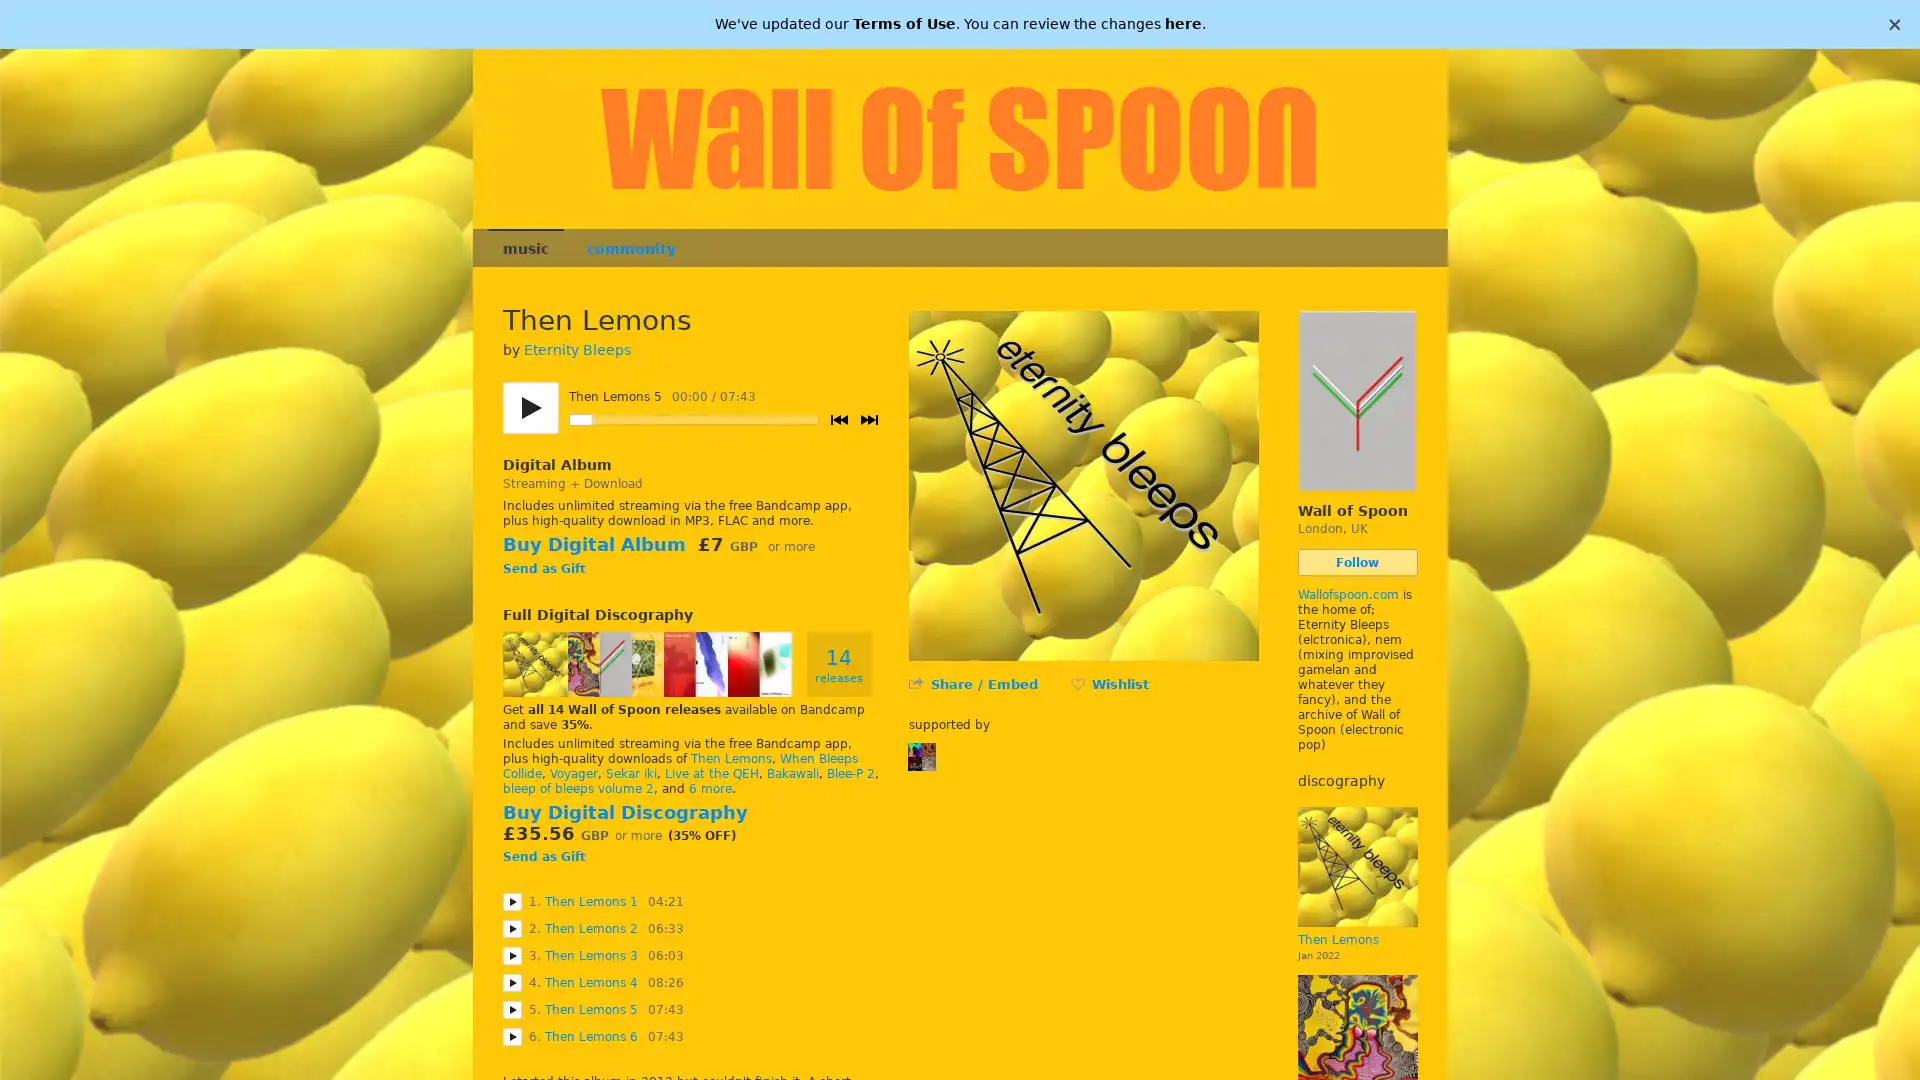 This screenshot has width=1920, height=1080. What do you see at coordinates (838, 419) in the screenshot?
I see `Previous track` at bounding box center [838, 419].